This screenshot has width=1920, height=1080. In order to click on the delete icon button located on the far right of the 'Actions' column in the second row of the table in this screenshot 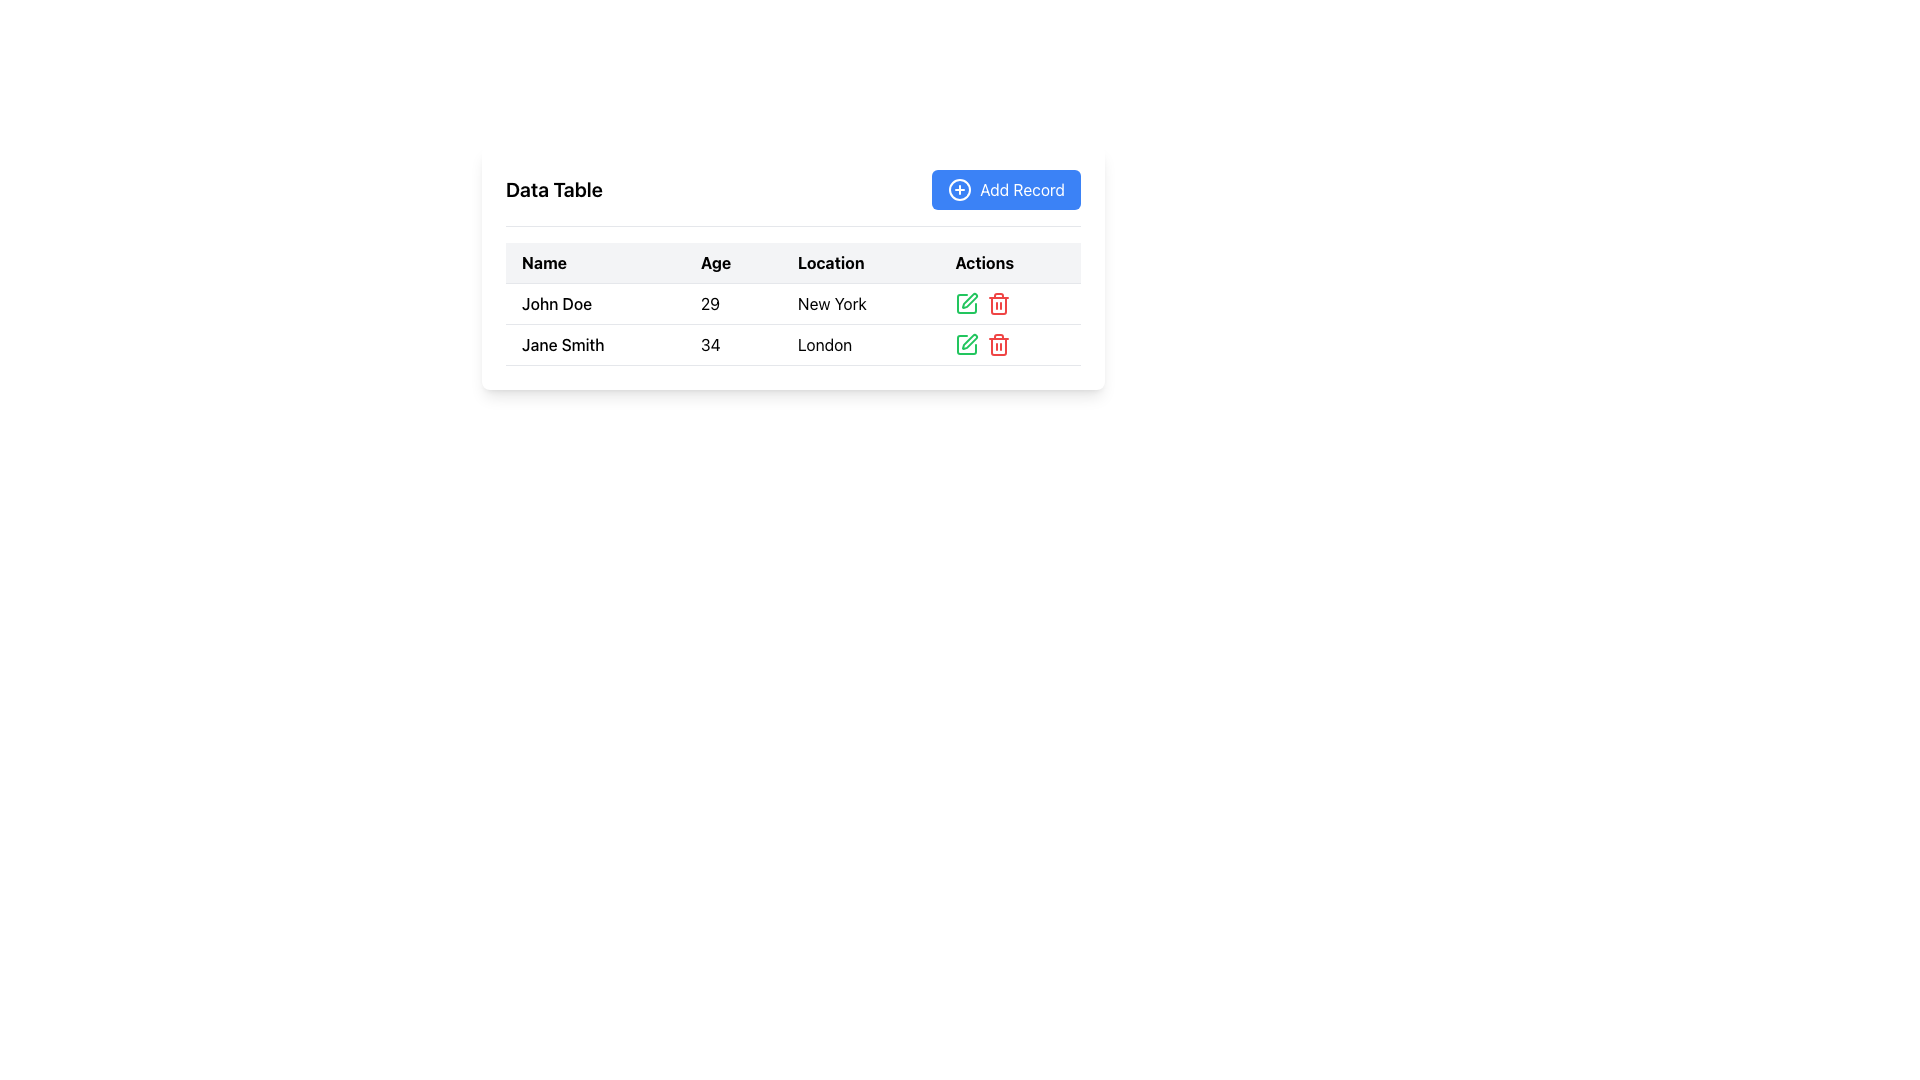, I will do `click(998, 304)`.